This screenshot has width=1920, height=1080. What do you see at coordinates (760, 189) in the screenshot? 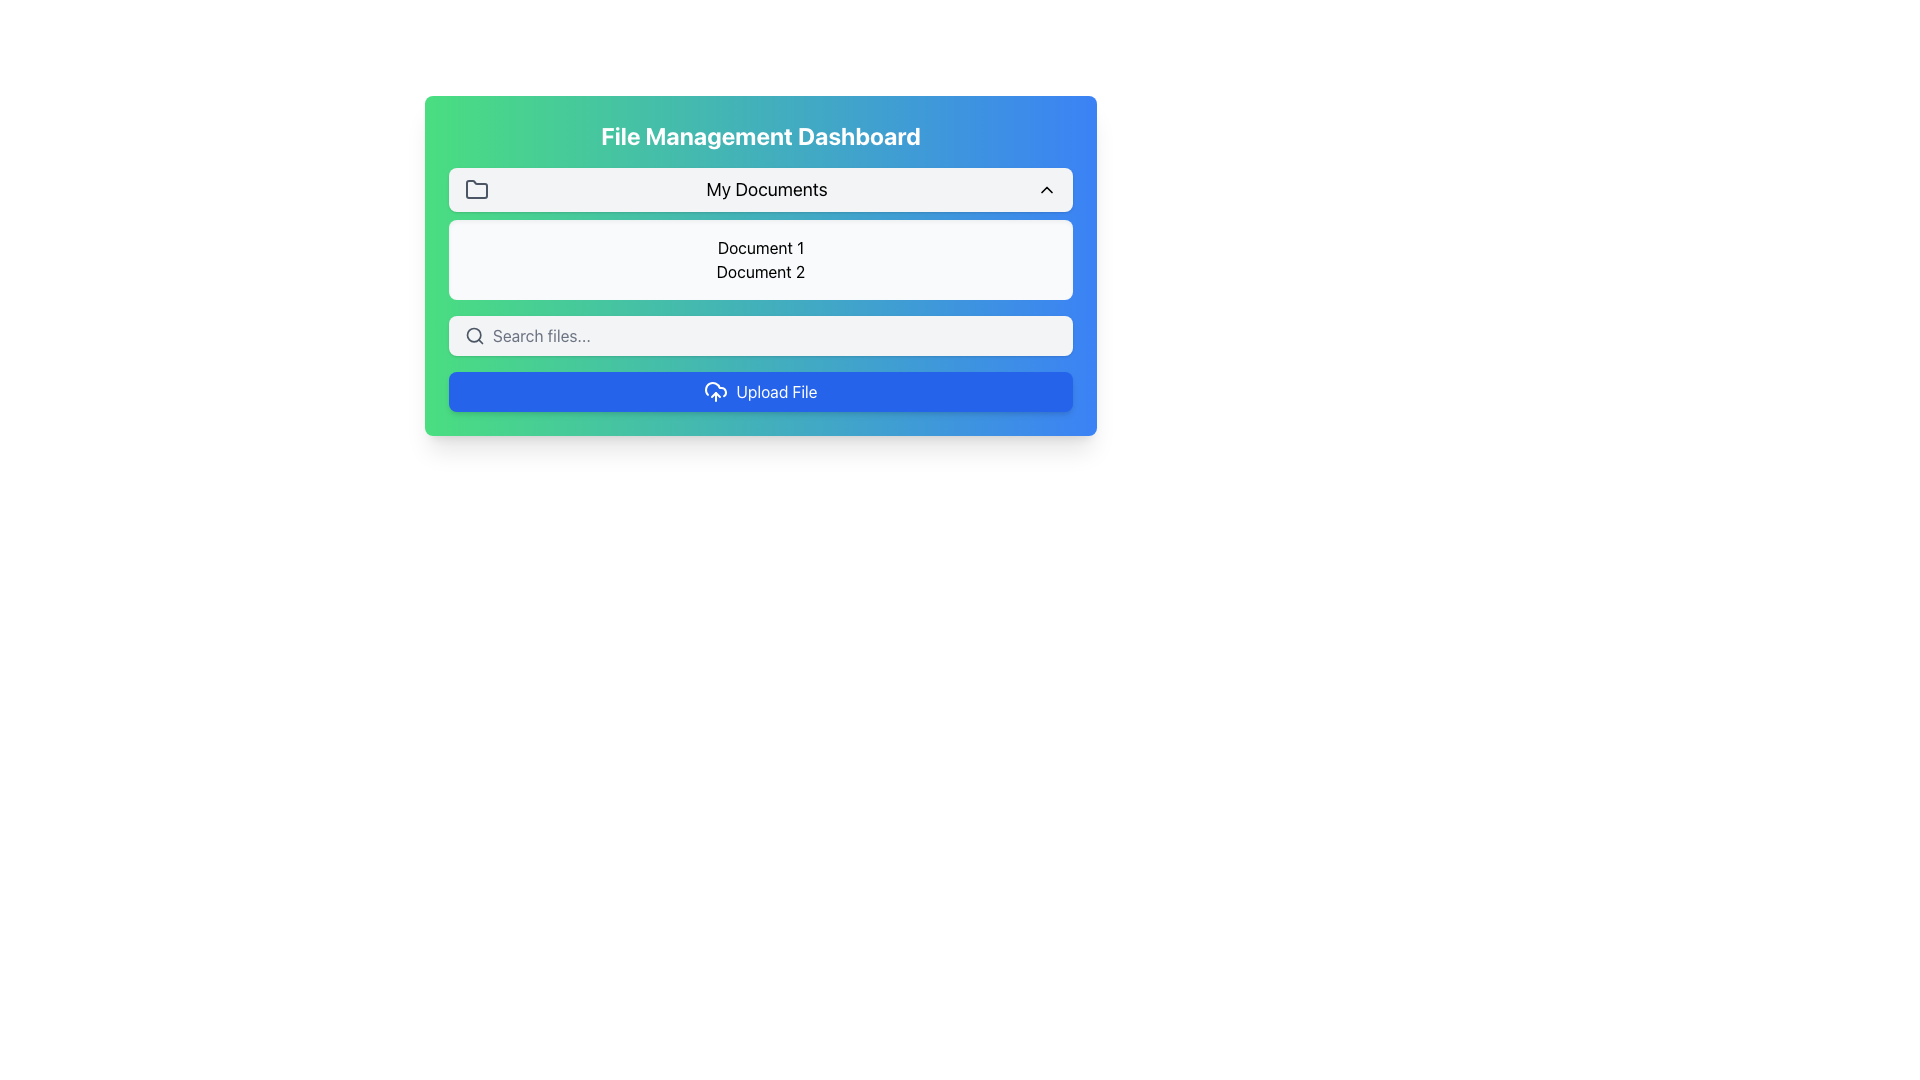
I see `keyboard navigation` at bounding box center [760, 189].